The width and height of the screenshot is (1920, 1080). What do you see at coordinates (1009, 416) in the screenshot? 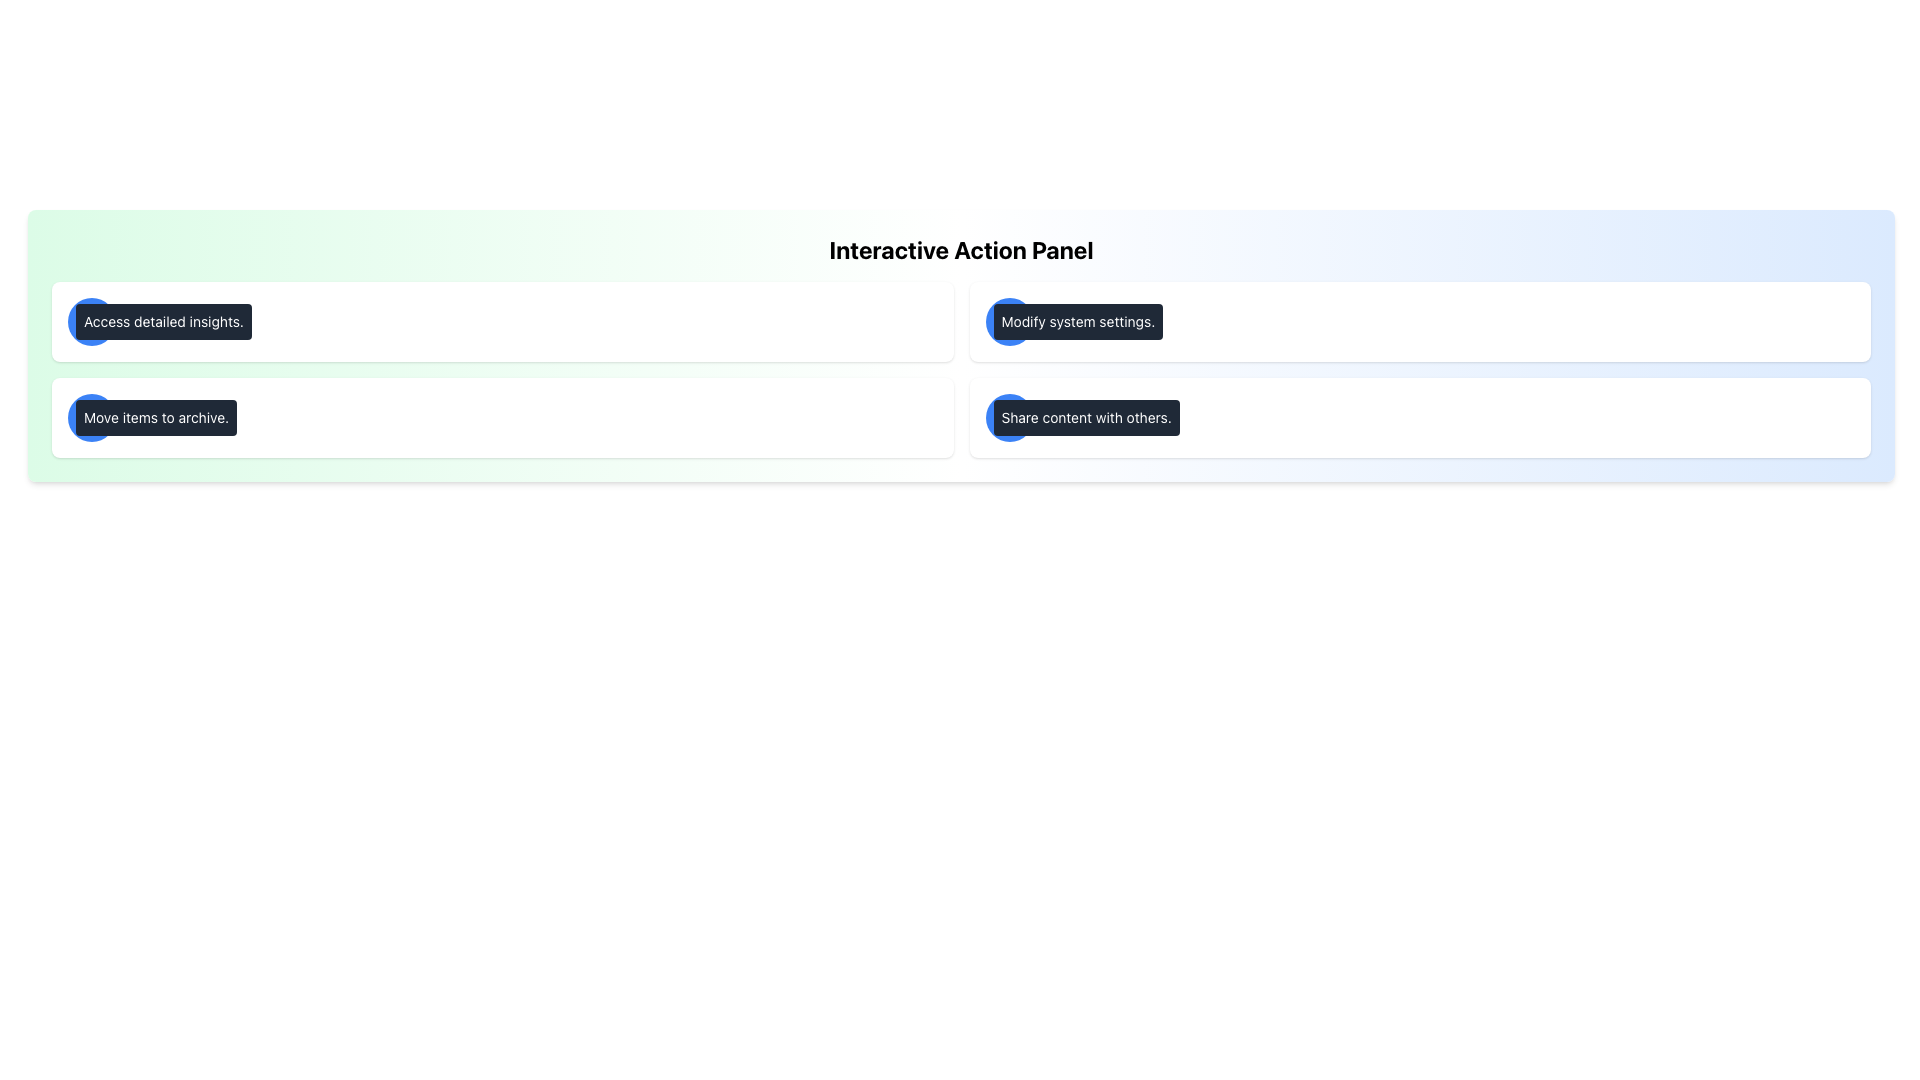
I see `the upward-pointing share icon located in the bottom row, second column of the interactive panel to share content` at bounding box center [1009, 416].